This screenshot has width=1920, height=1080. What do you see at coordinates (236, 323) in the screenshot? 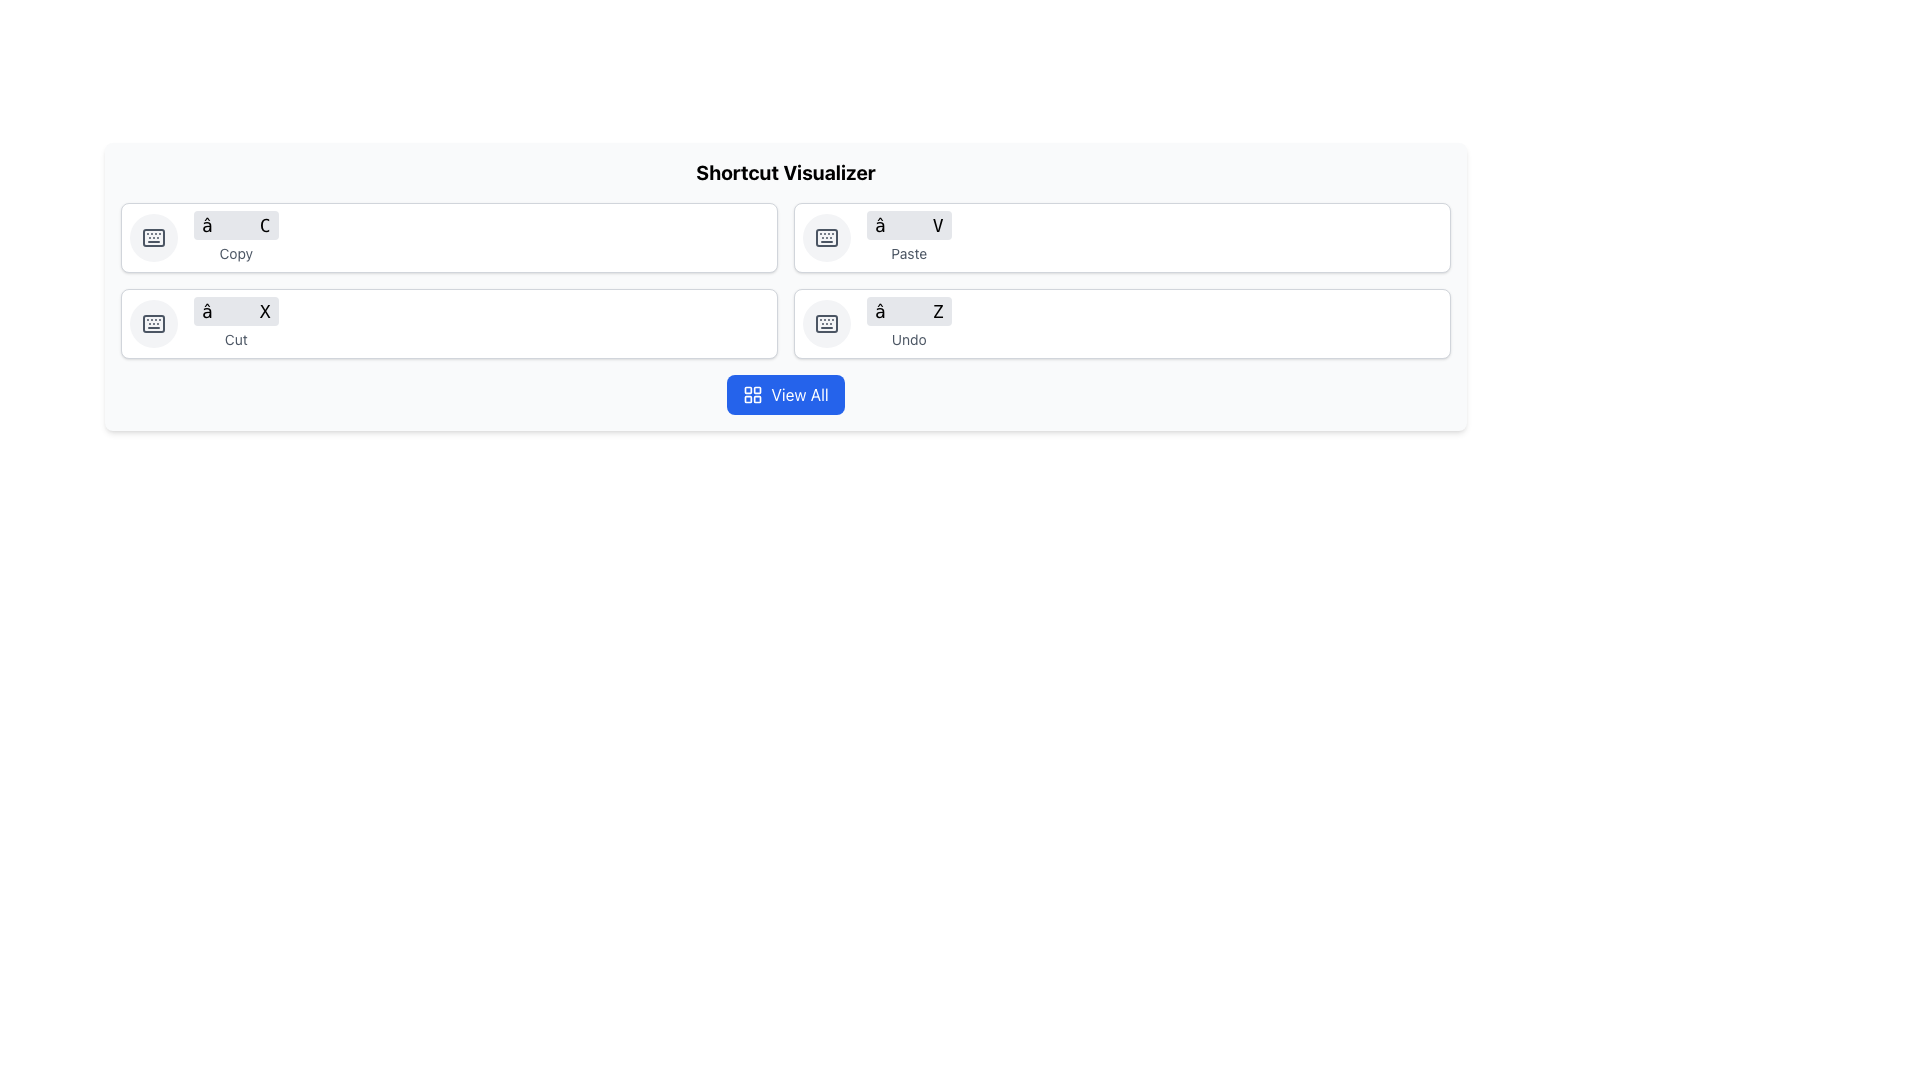
I see `the 'Cut' shortcut visual display` at bounding box center [236, 323].